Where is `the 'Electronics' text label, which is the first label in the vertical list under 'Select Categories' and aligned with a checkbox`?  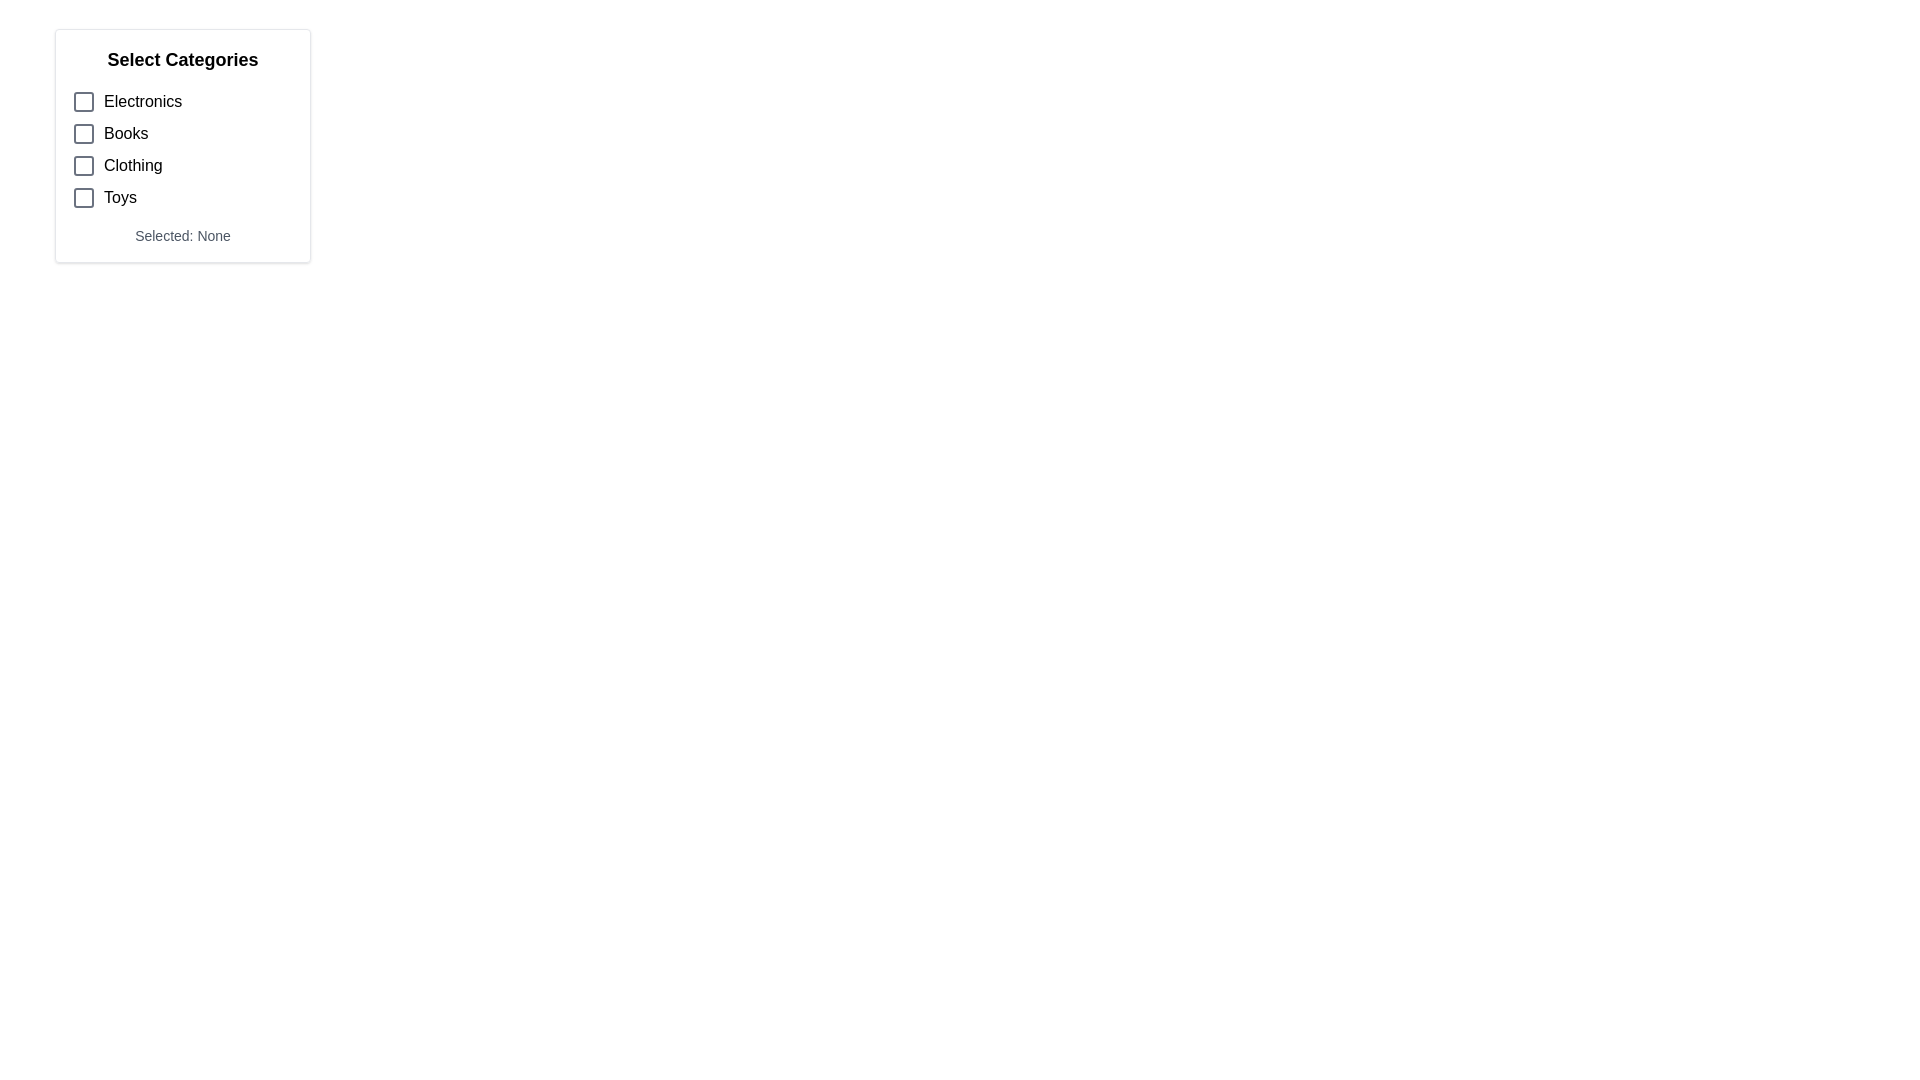 the 'Electronics' text label, which is the first label in the vertical list under 'Select Categories' and aligned with a checkbox is located at coordinates (142, 101).